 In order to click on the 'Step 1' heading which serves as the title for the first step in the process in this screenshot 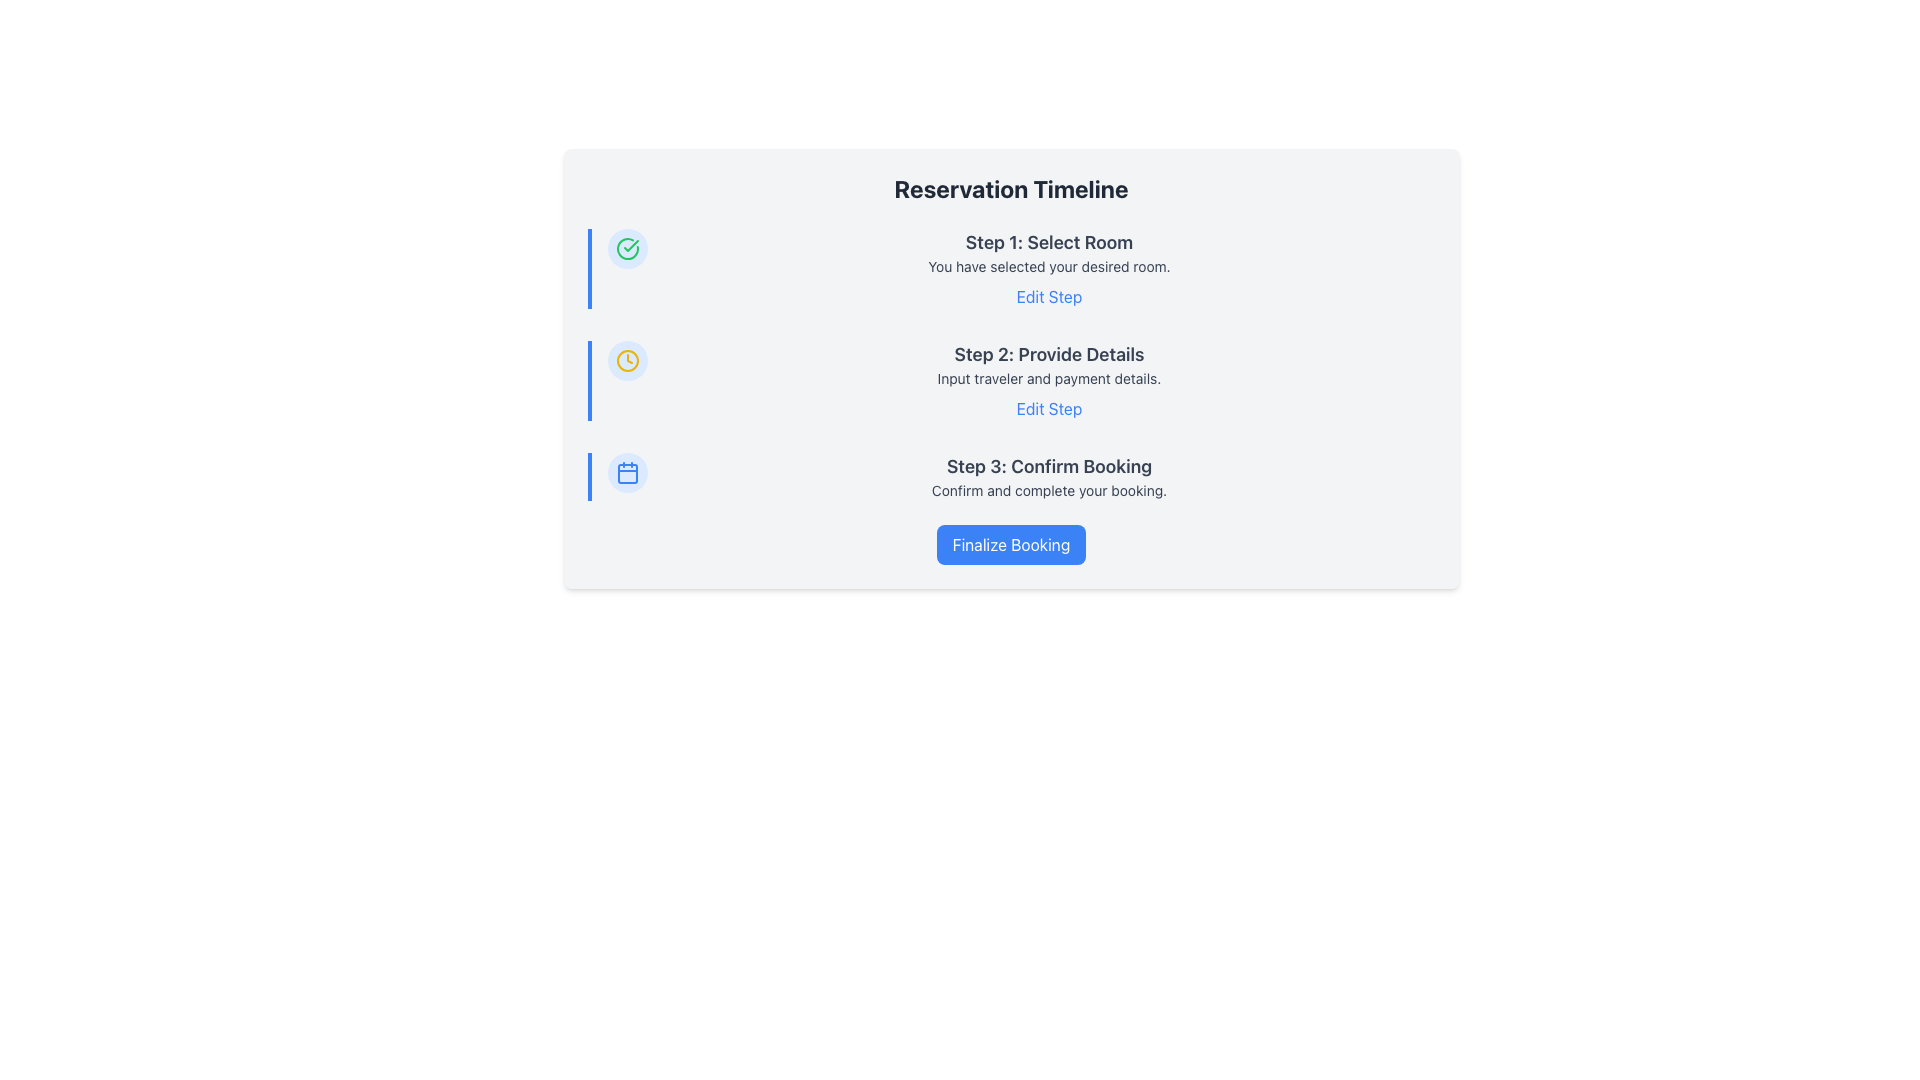, I will do `click(1048, 242)`.